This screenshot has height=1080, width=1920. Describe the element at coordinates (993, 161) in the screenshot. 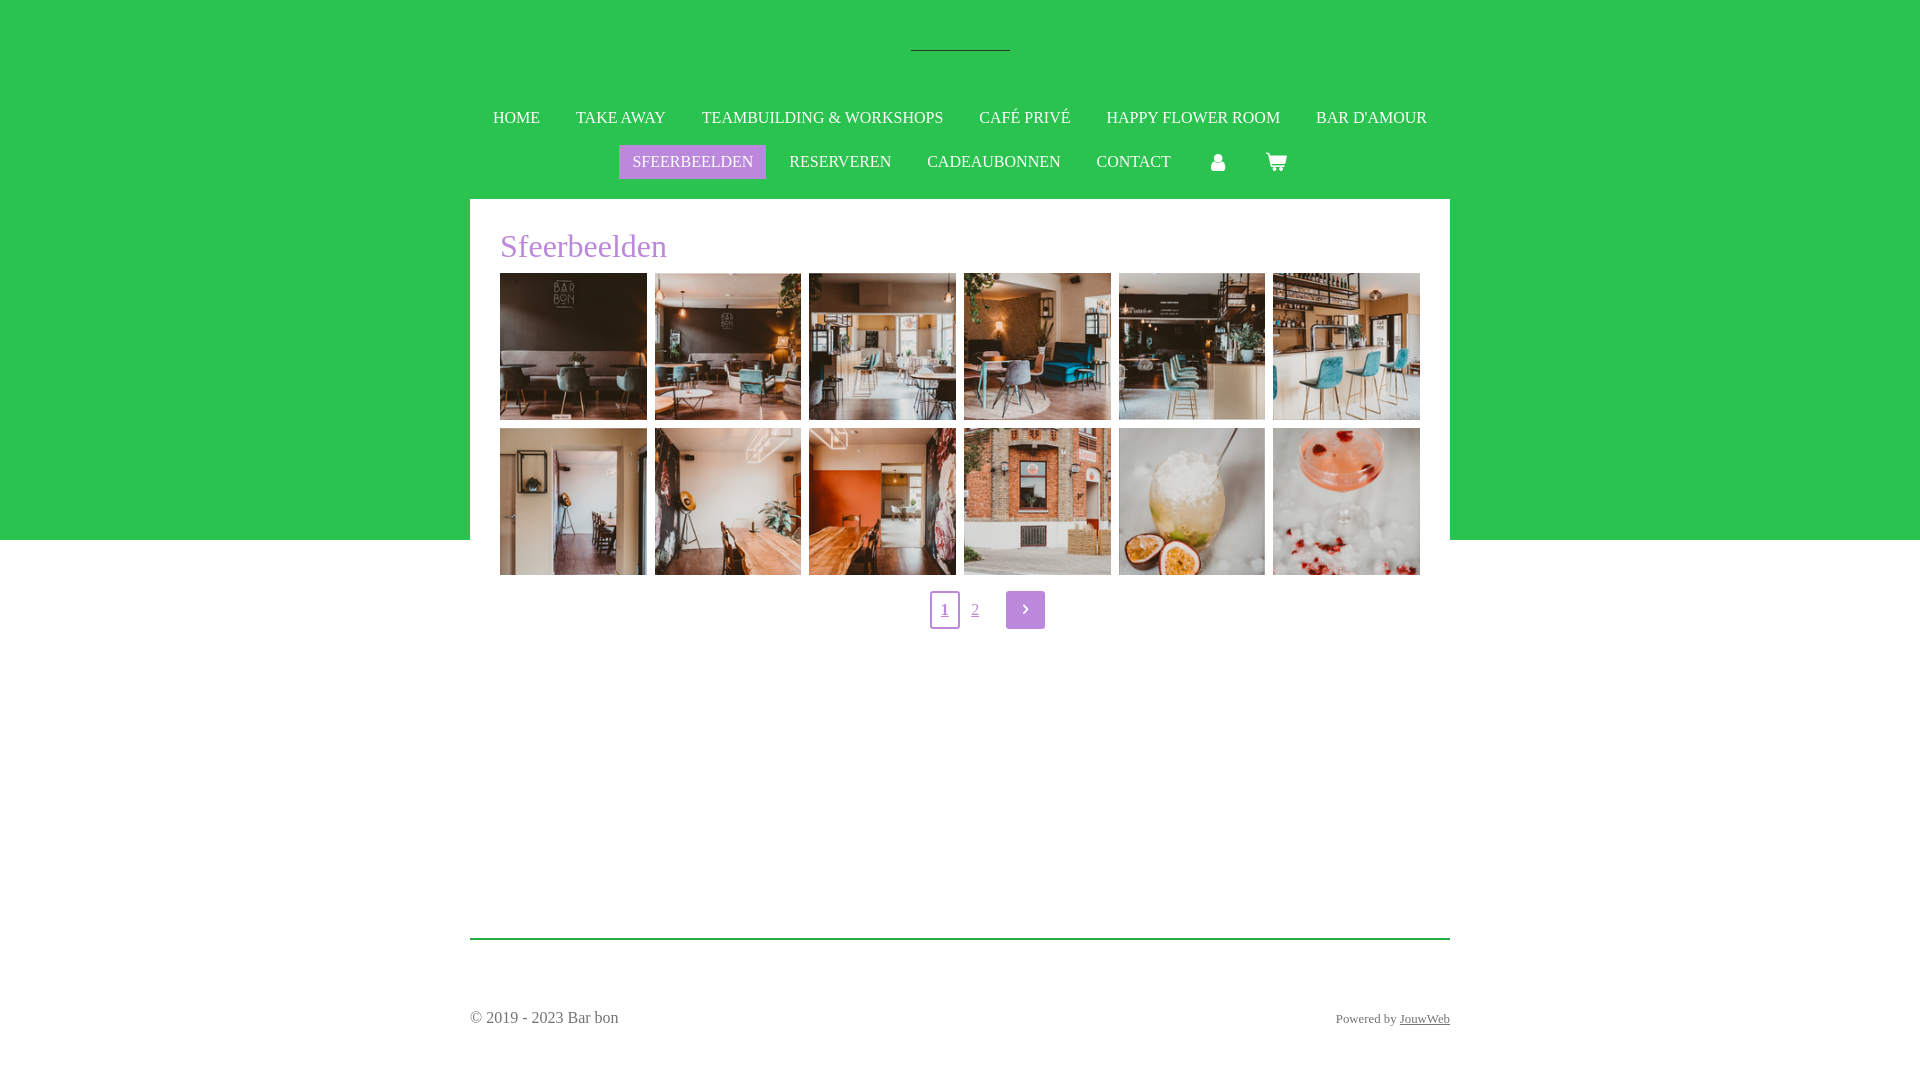

I see `'CADEAUBONNEN'` at that location.